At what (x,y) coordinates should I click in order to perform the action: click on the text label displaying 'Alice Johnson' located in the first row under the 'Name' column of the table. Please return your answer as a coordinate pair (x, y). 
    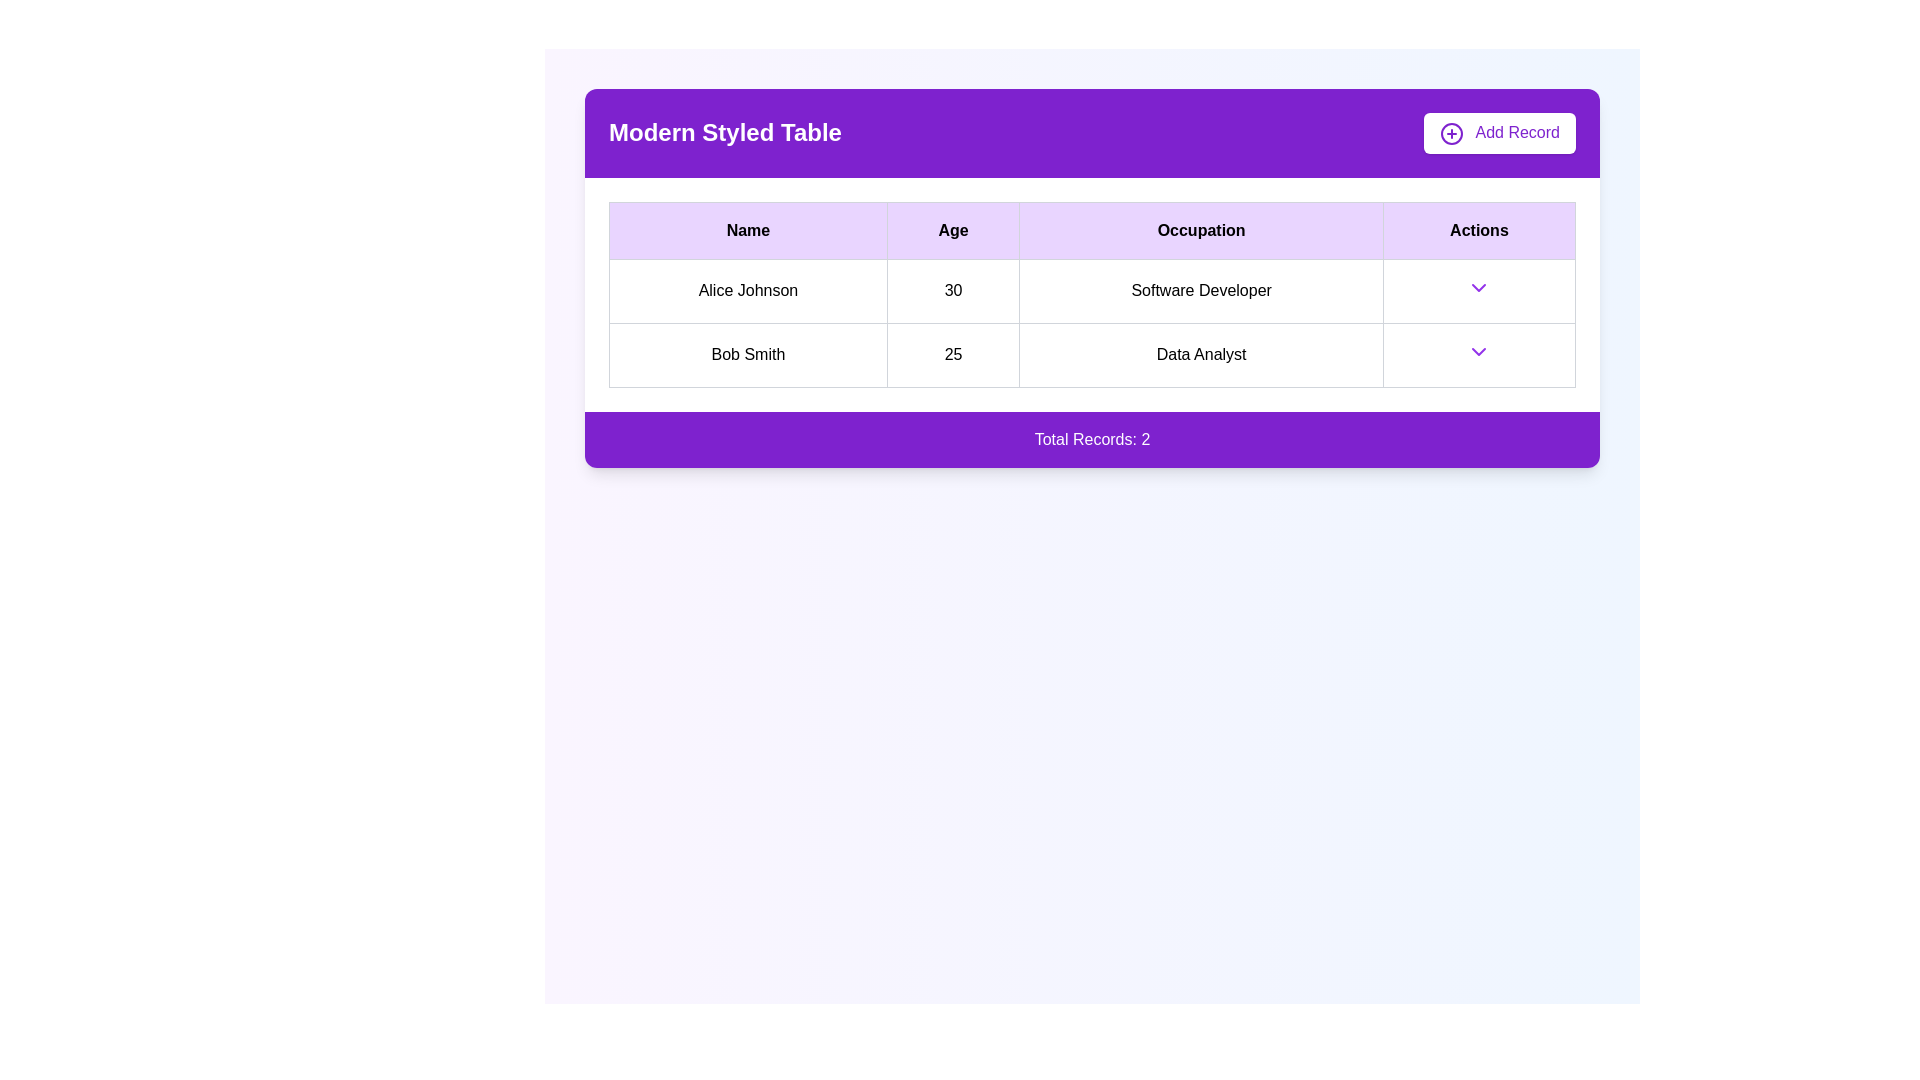
    Looking at the image, I should click on (747, 291).